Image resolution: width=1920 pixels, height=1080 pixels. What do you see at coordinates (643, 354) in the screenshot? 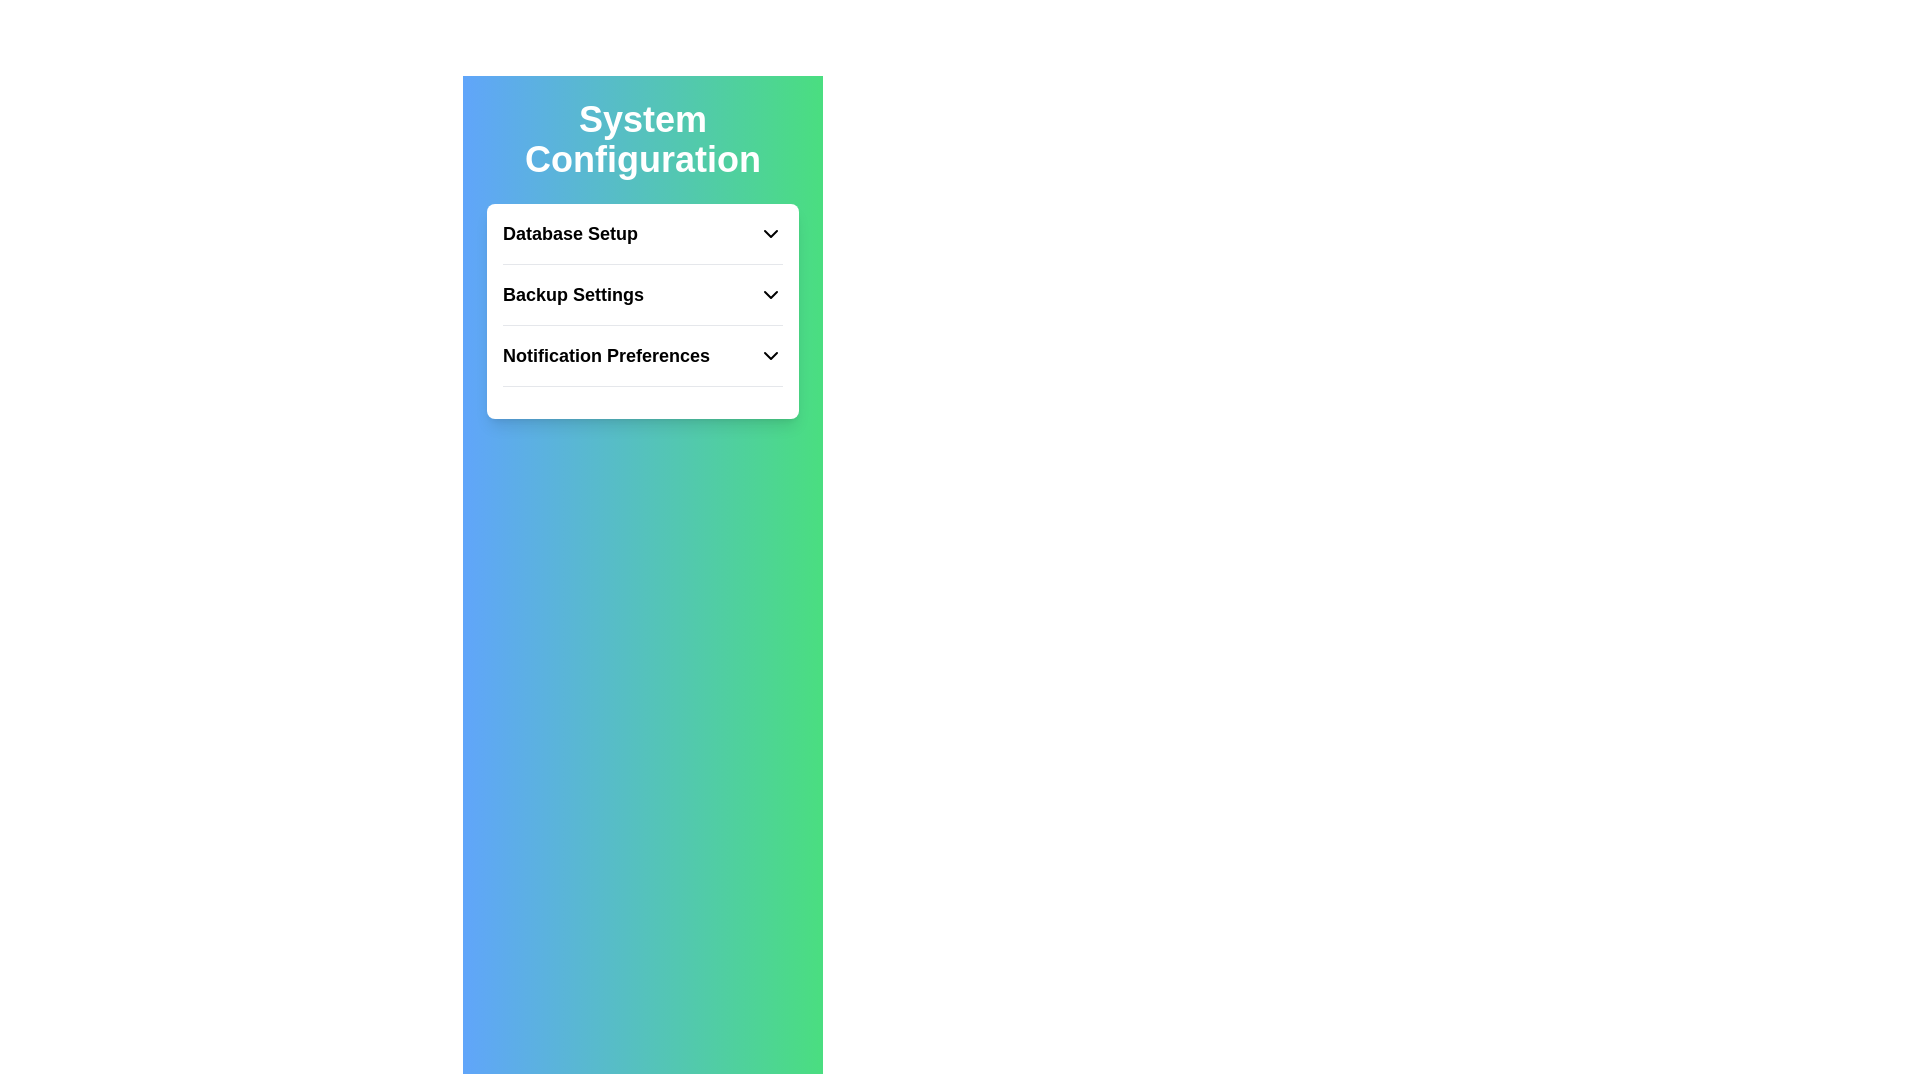
I see `'Notification Preferences' collapsible section header by clicking on it to reveal additional options` at bounding box center [643, 354].